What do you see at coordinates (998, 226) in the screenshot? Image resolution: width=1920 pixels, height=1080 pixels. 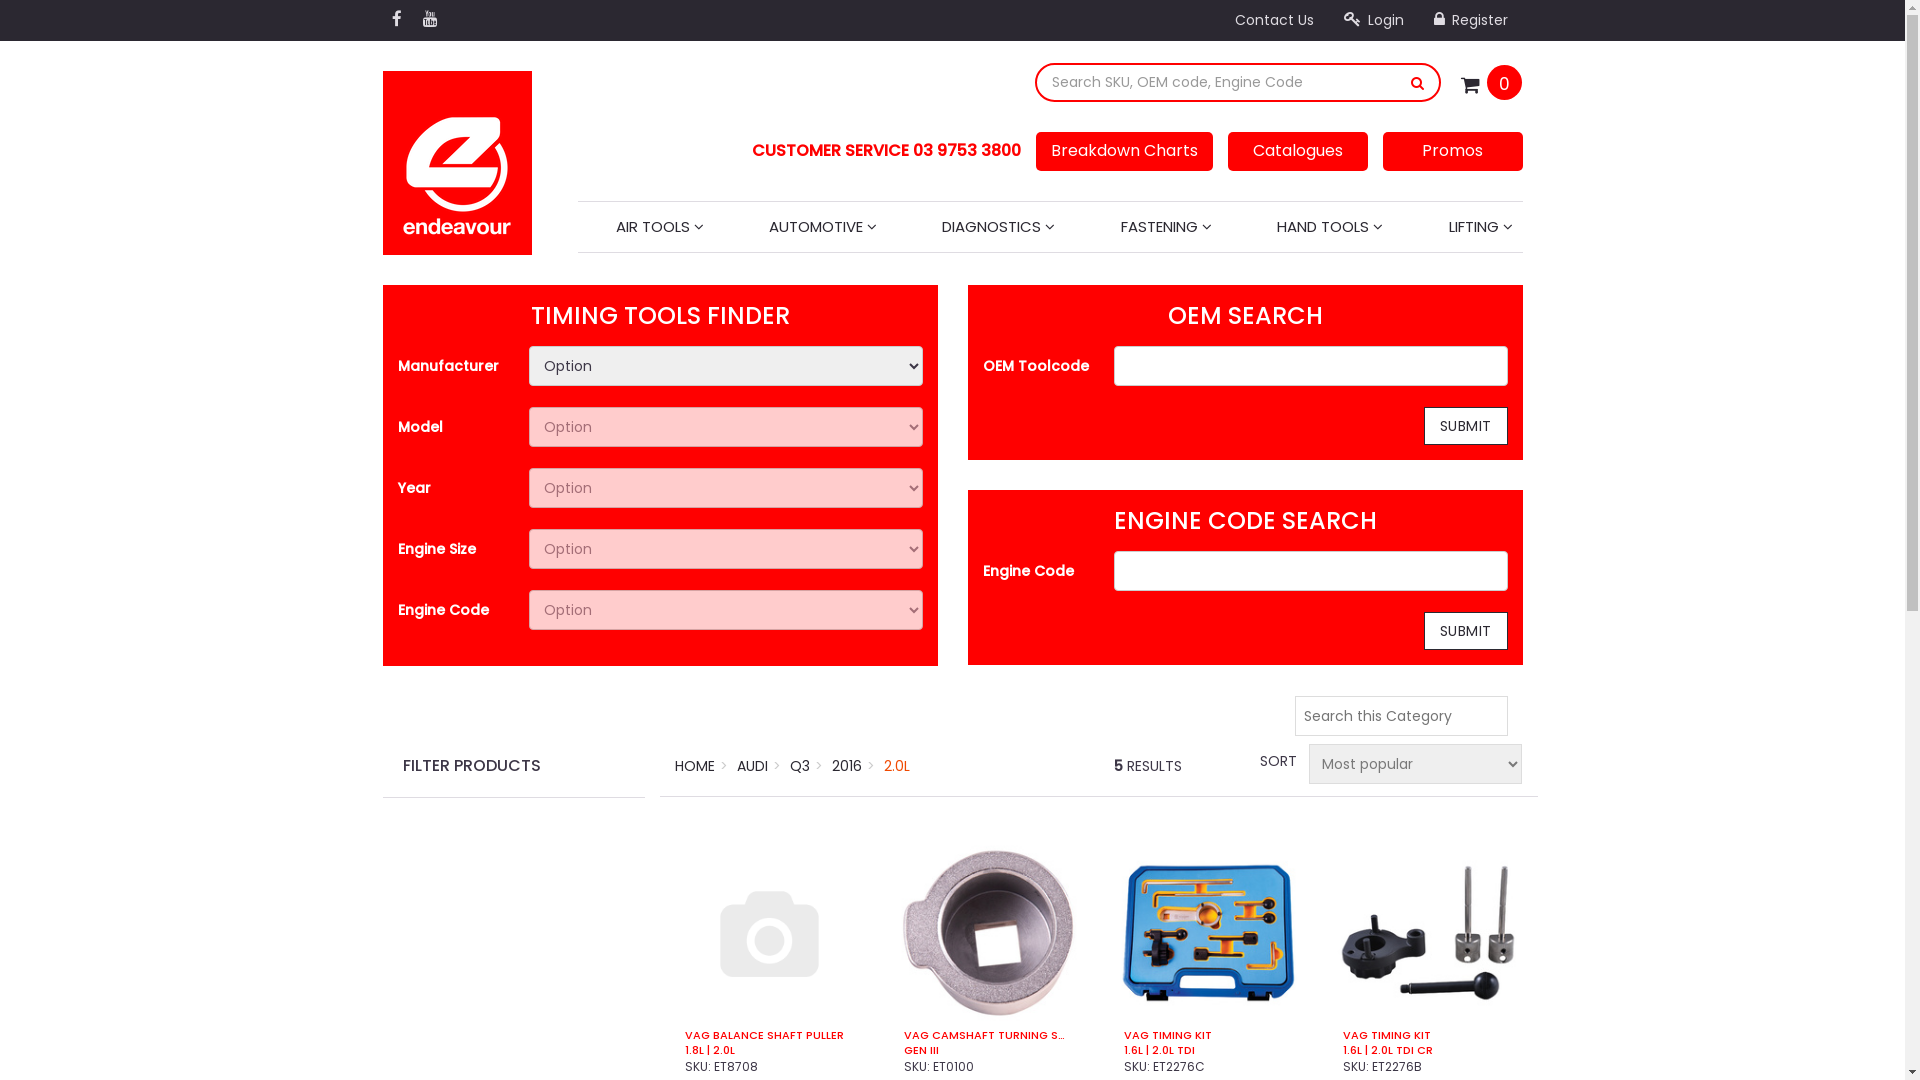 I see `'DIAGNOSTICS'` at bounding box center [998, 226].